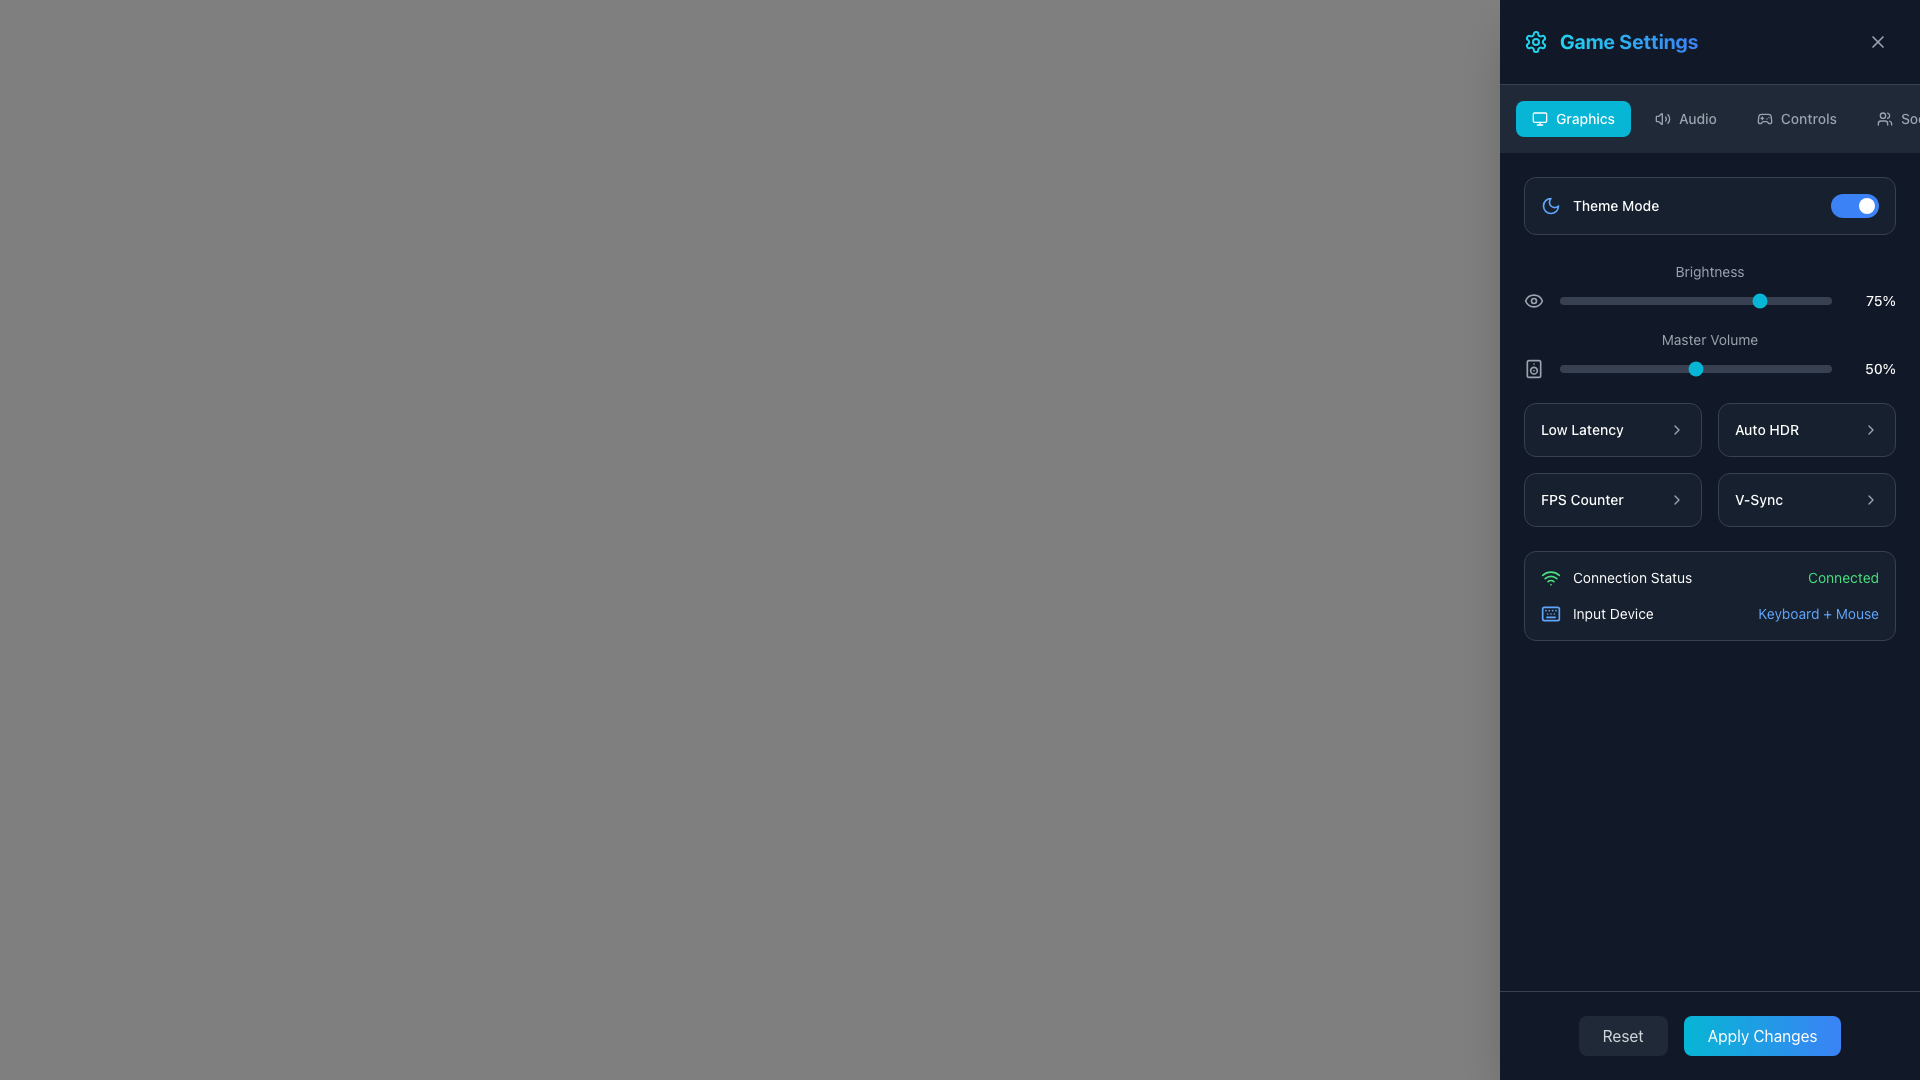 This screenshot has width=1920, height=1080. I want to click on the 'Graphics' settings button, which is the first button on the left in the horizontal row of buttons at the top of the settings panel, so click(1572, 119).